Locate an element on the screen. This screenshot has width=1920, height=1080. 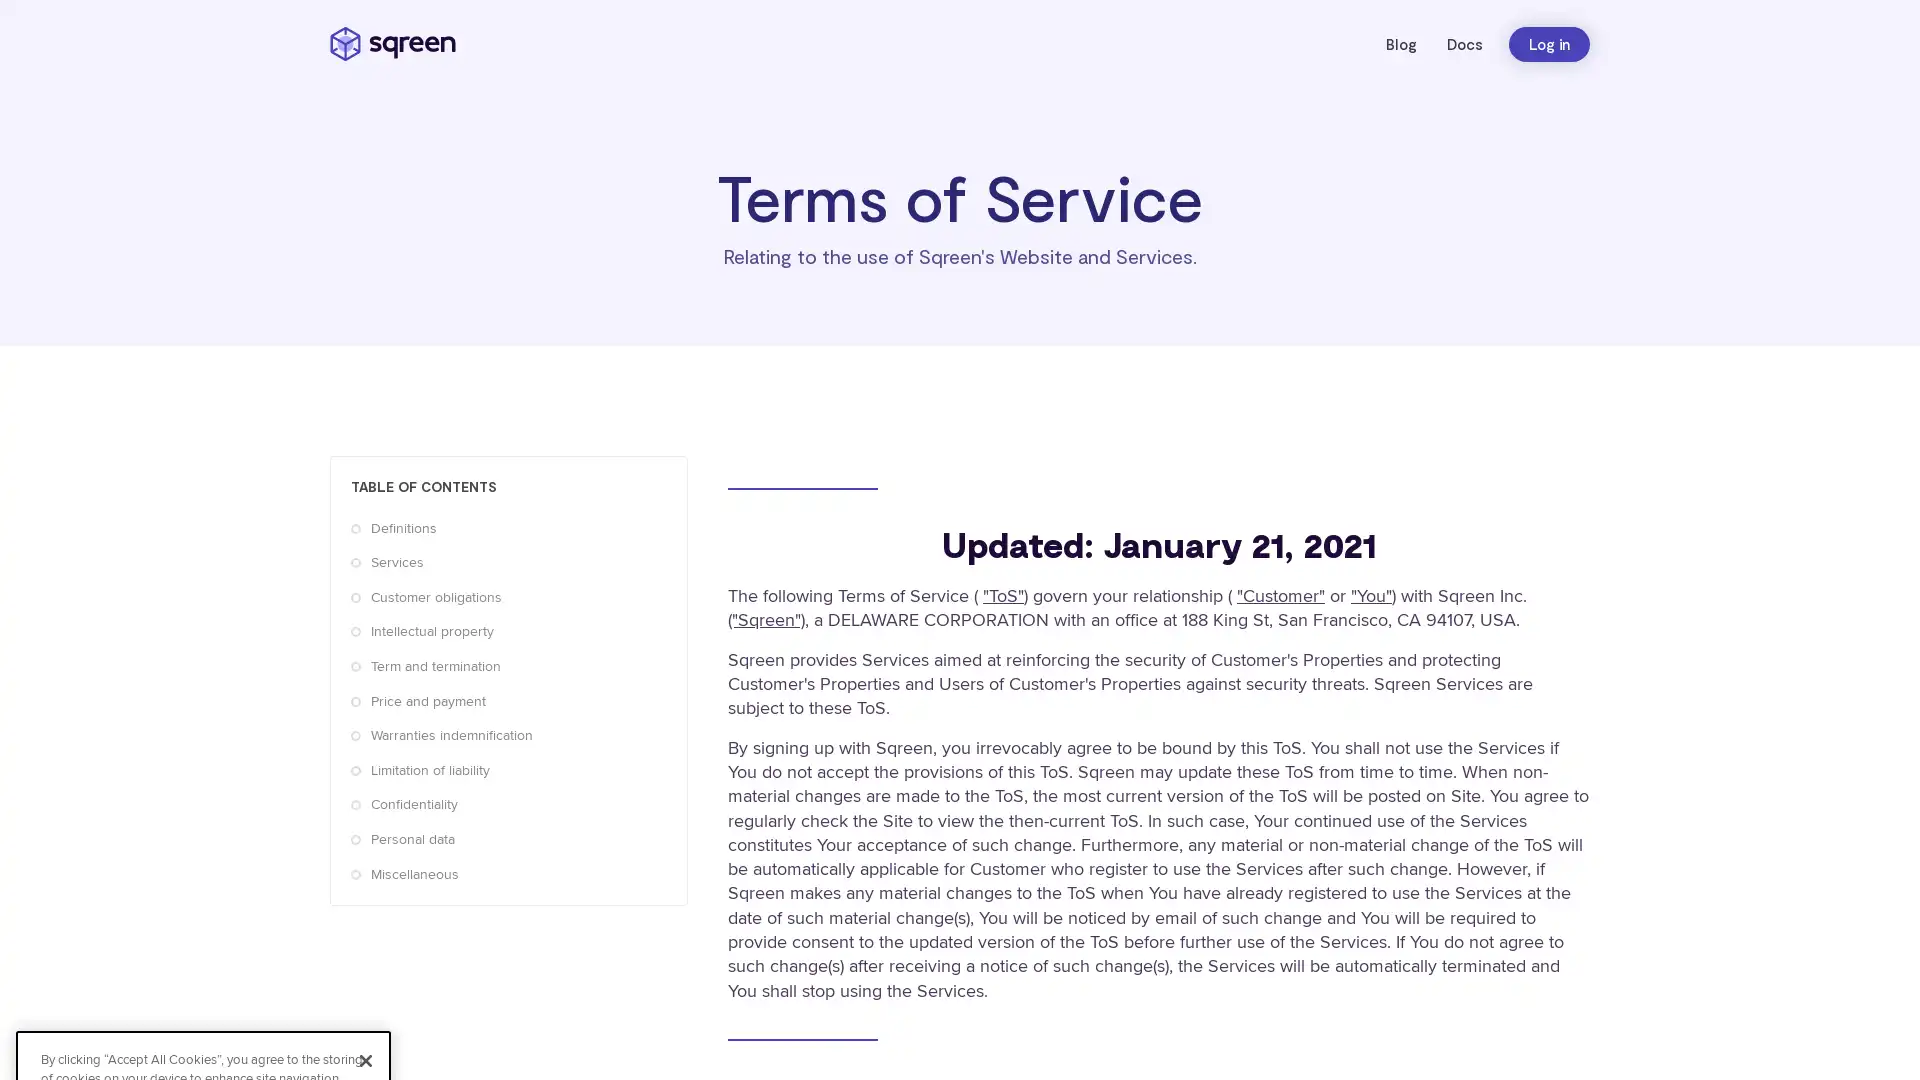
Close is located at coordinates (365, 851).